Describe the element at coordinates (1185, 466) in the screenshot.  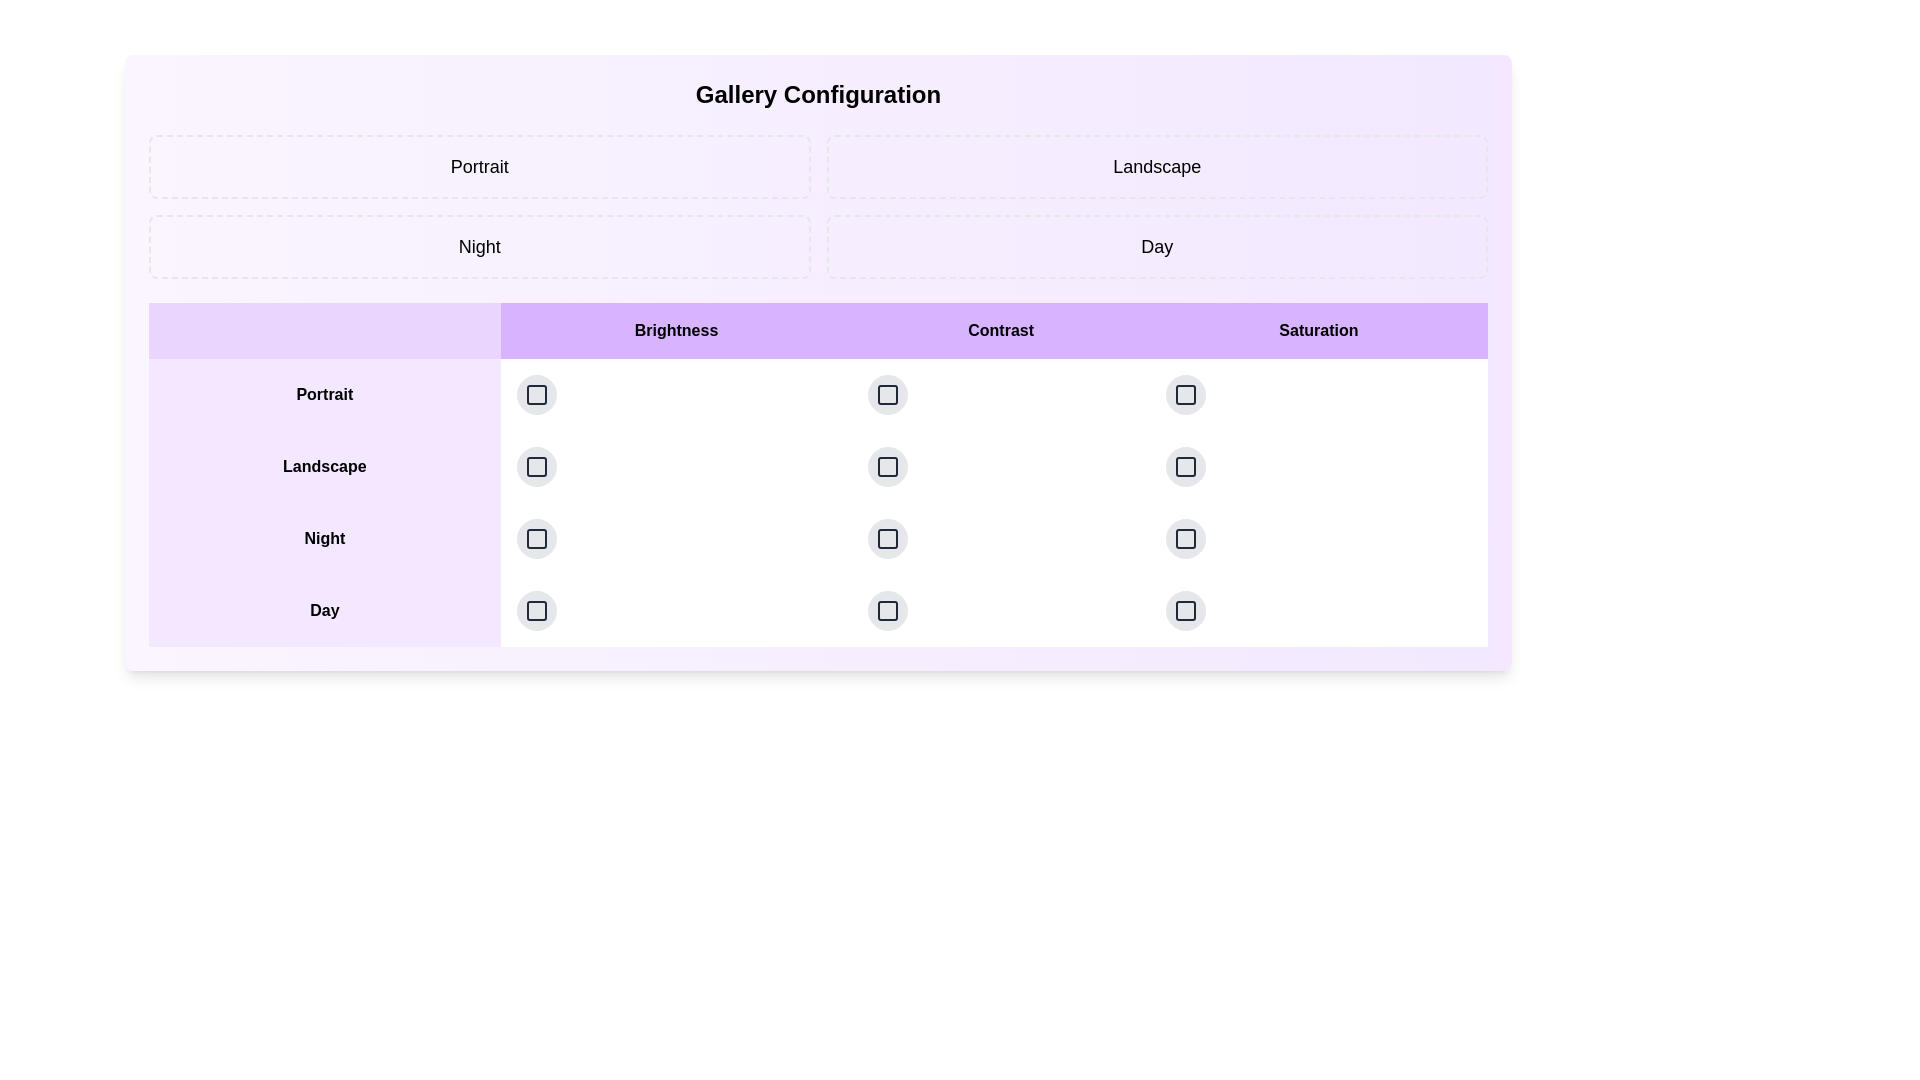
I see `the checkbox located in the third row and last column of the grid, which corresponds to 'Night' and 'Saturation'` at that location.